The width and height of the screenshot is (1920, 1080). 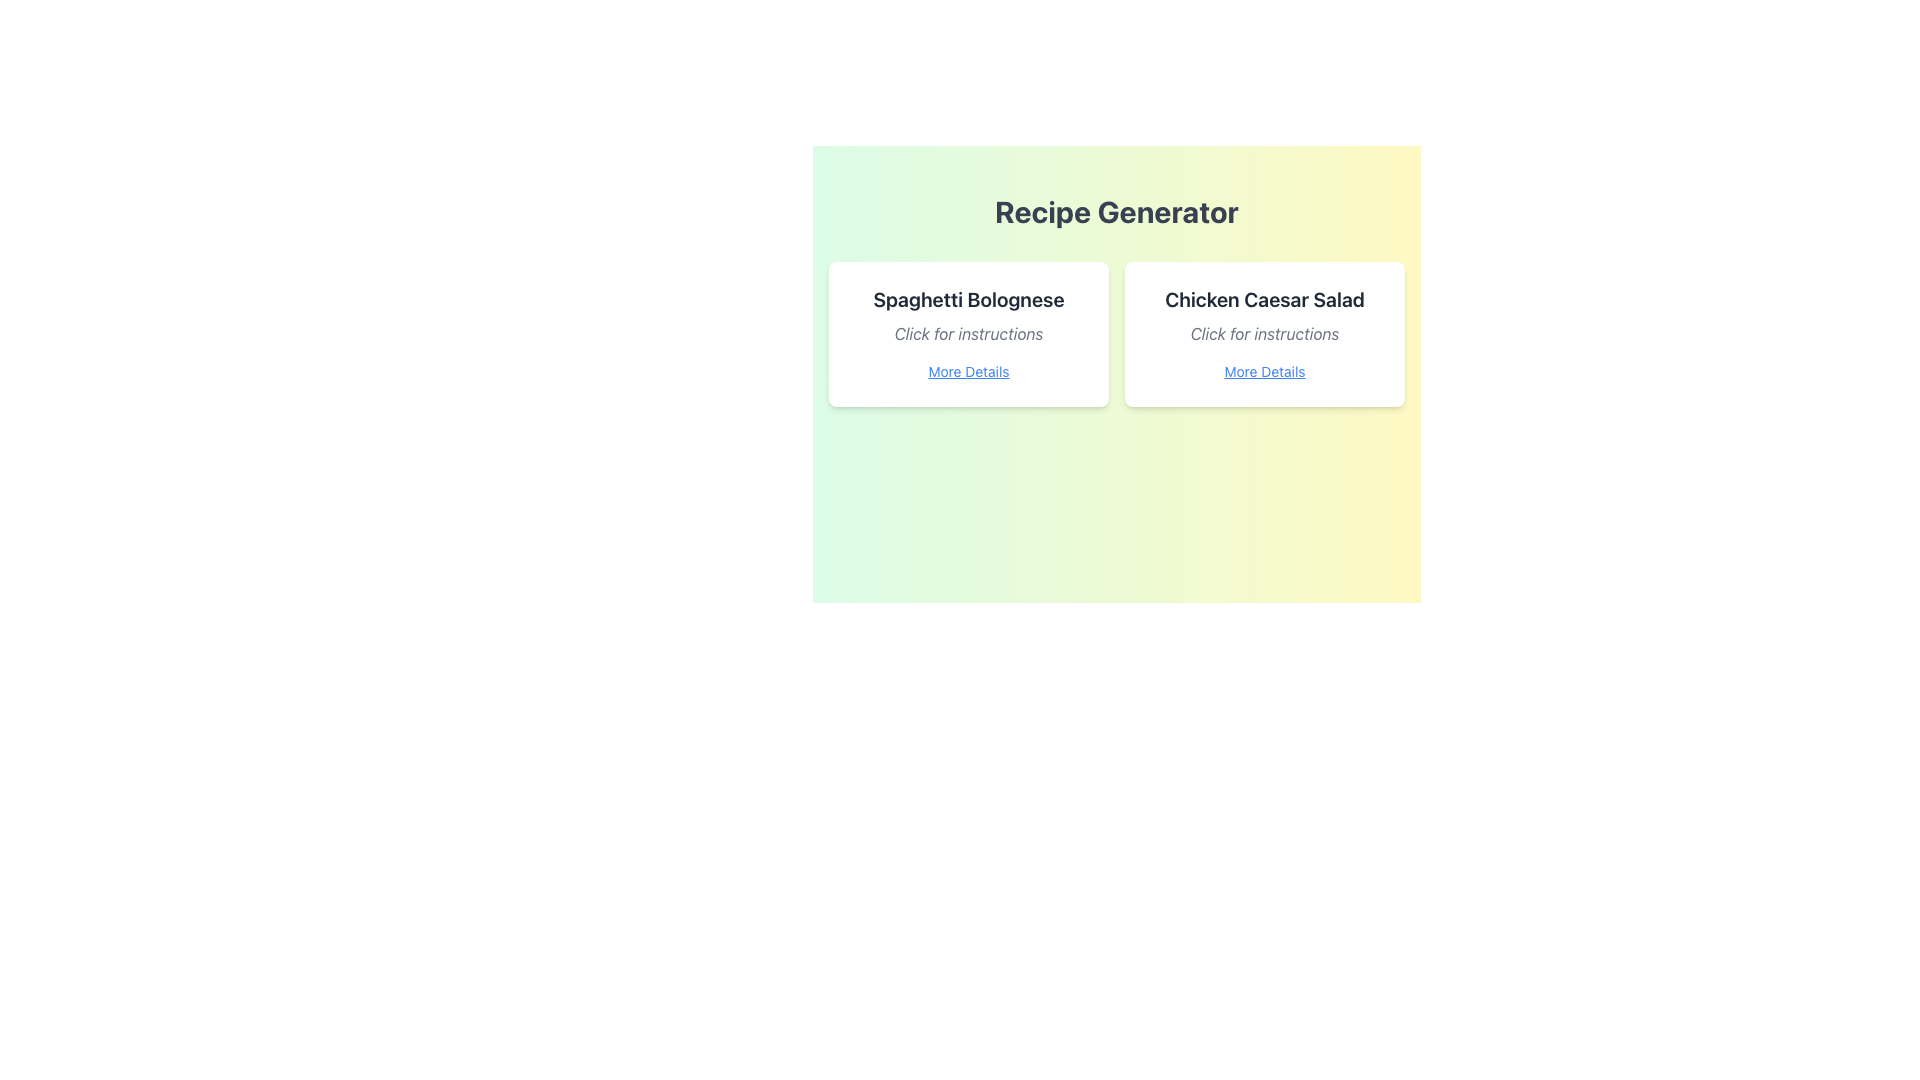 I want to click on the static text label that displays the recipe title in the second recipe card, located in the right panel above the 'Click for instructions' text, so click(x=1264, y=300).